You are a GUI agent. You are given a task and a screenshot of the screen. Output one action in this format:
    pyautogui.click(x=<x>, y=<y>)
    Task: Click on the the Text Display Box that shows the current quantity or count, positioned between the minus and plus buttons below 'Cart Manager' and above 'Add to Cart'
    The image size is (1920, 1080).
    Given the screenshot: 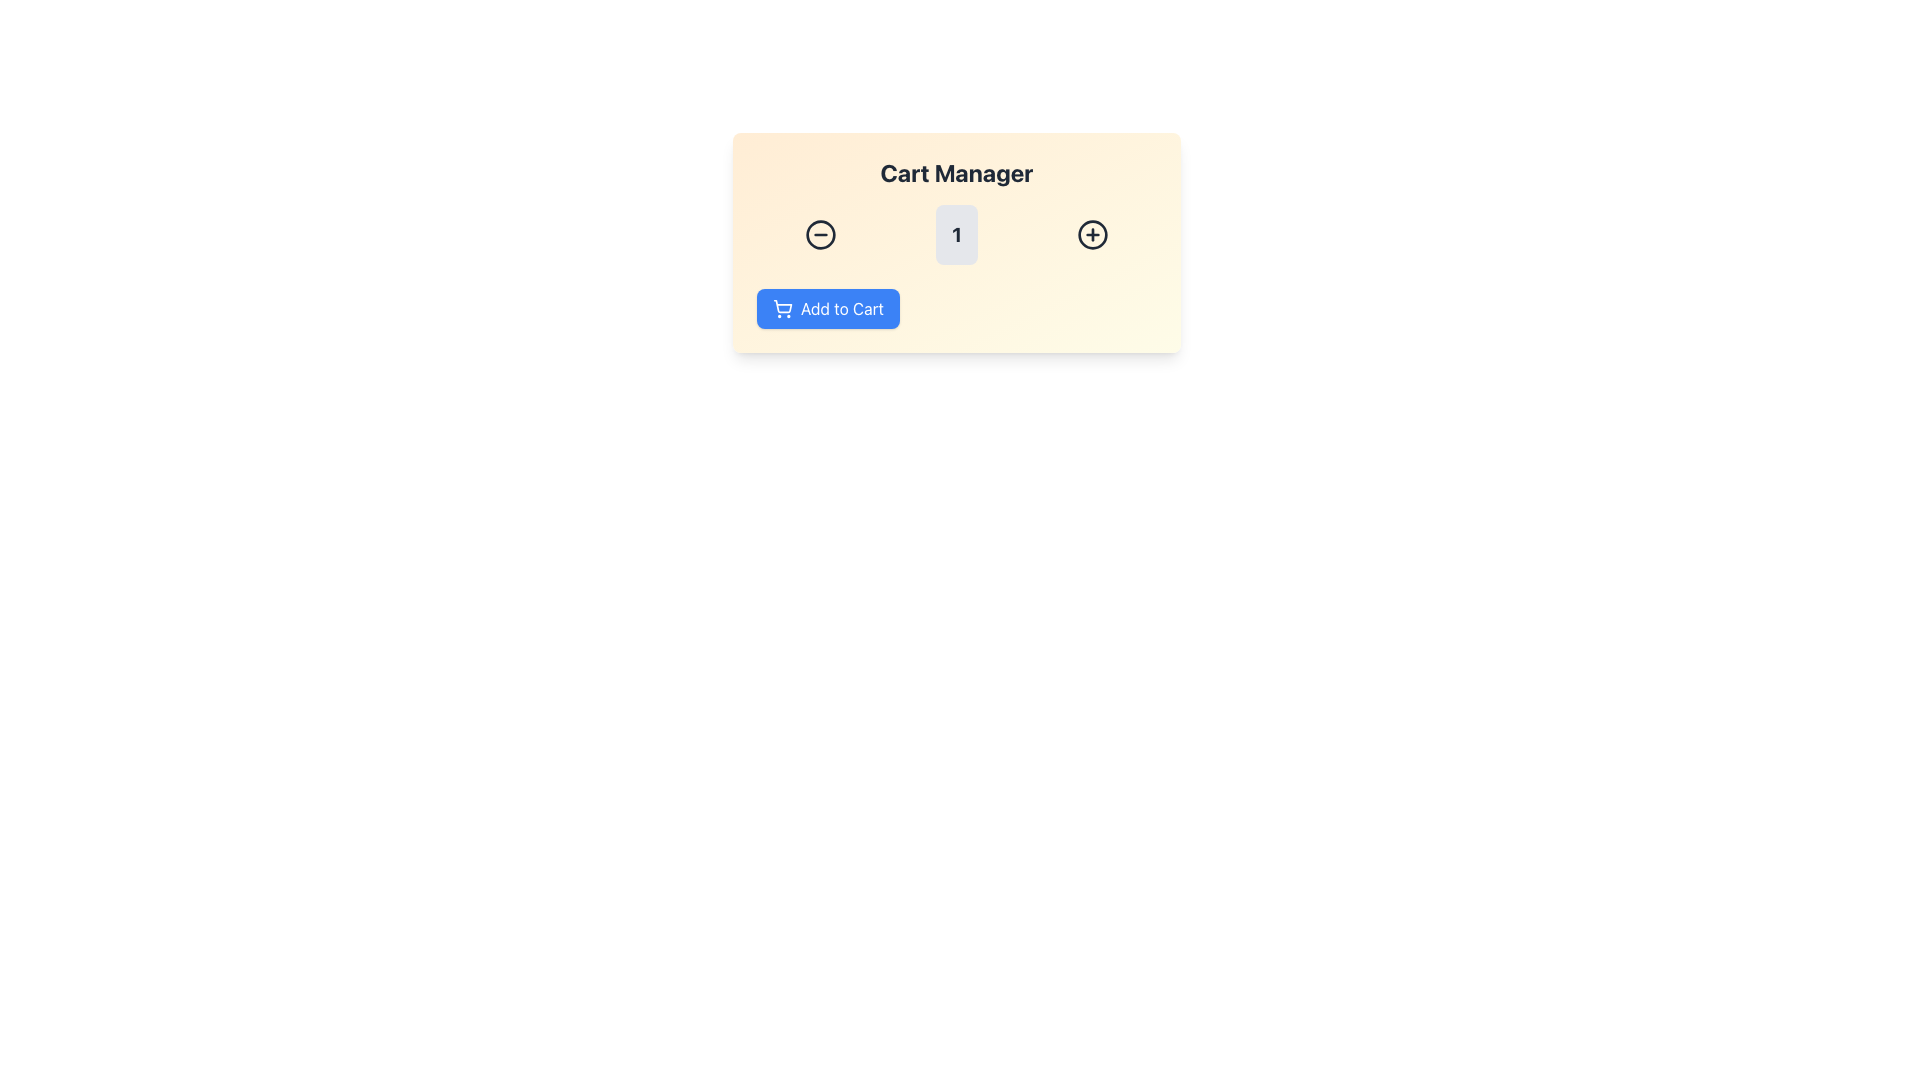 What is the action you would take?
    pyautogui.click(x=955, y=234)
    